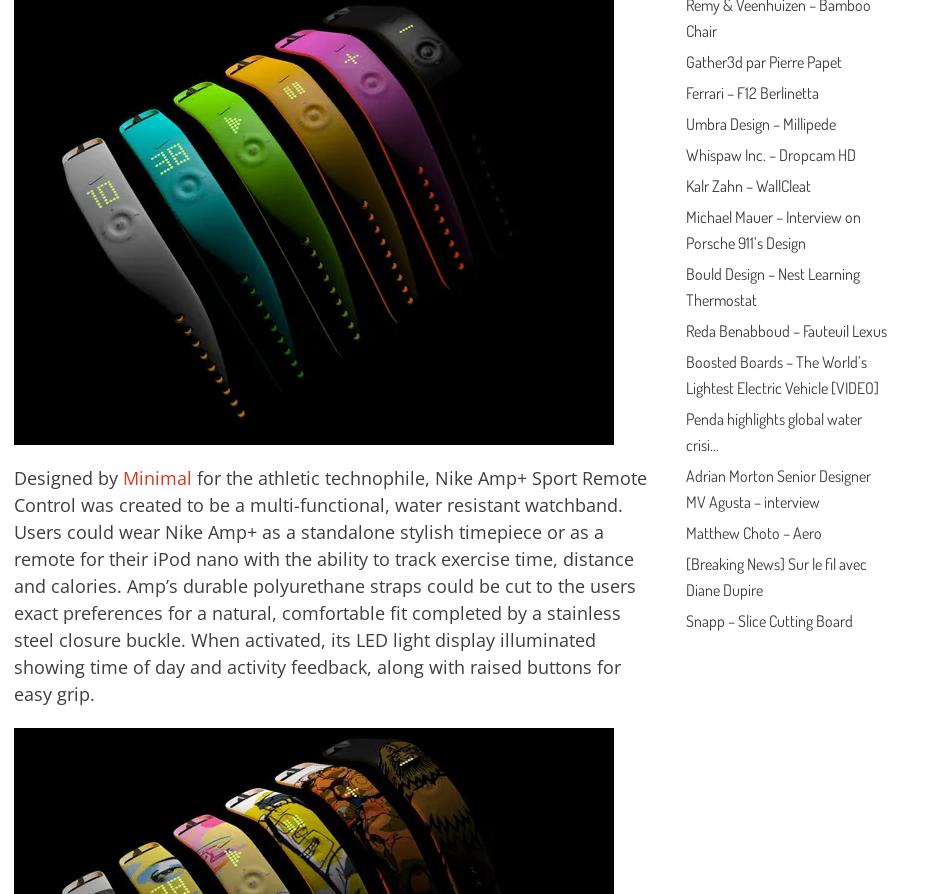 The width and height of the screenshot is (950, 894). What do you see at coordinates (772, 429) in the screenshot?
I see `'Penda highlights global water crisi…'` at bounding box center [772, 429].